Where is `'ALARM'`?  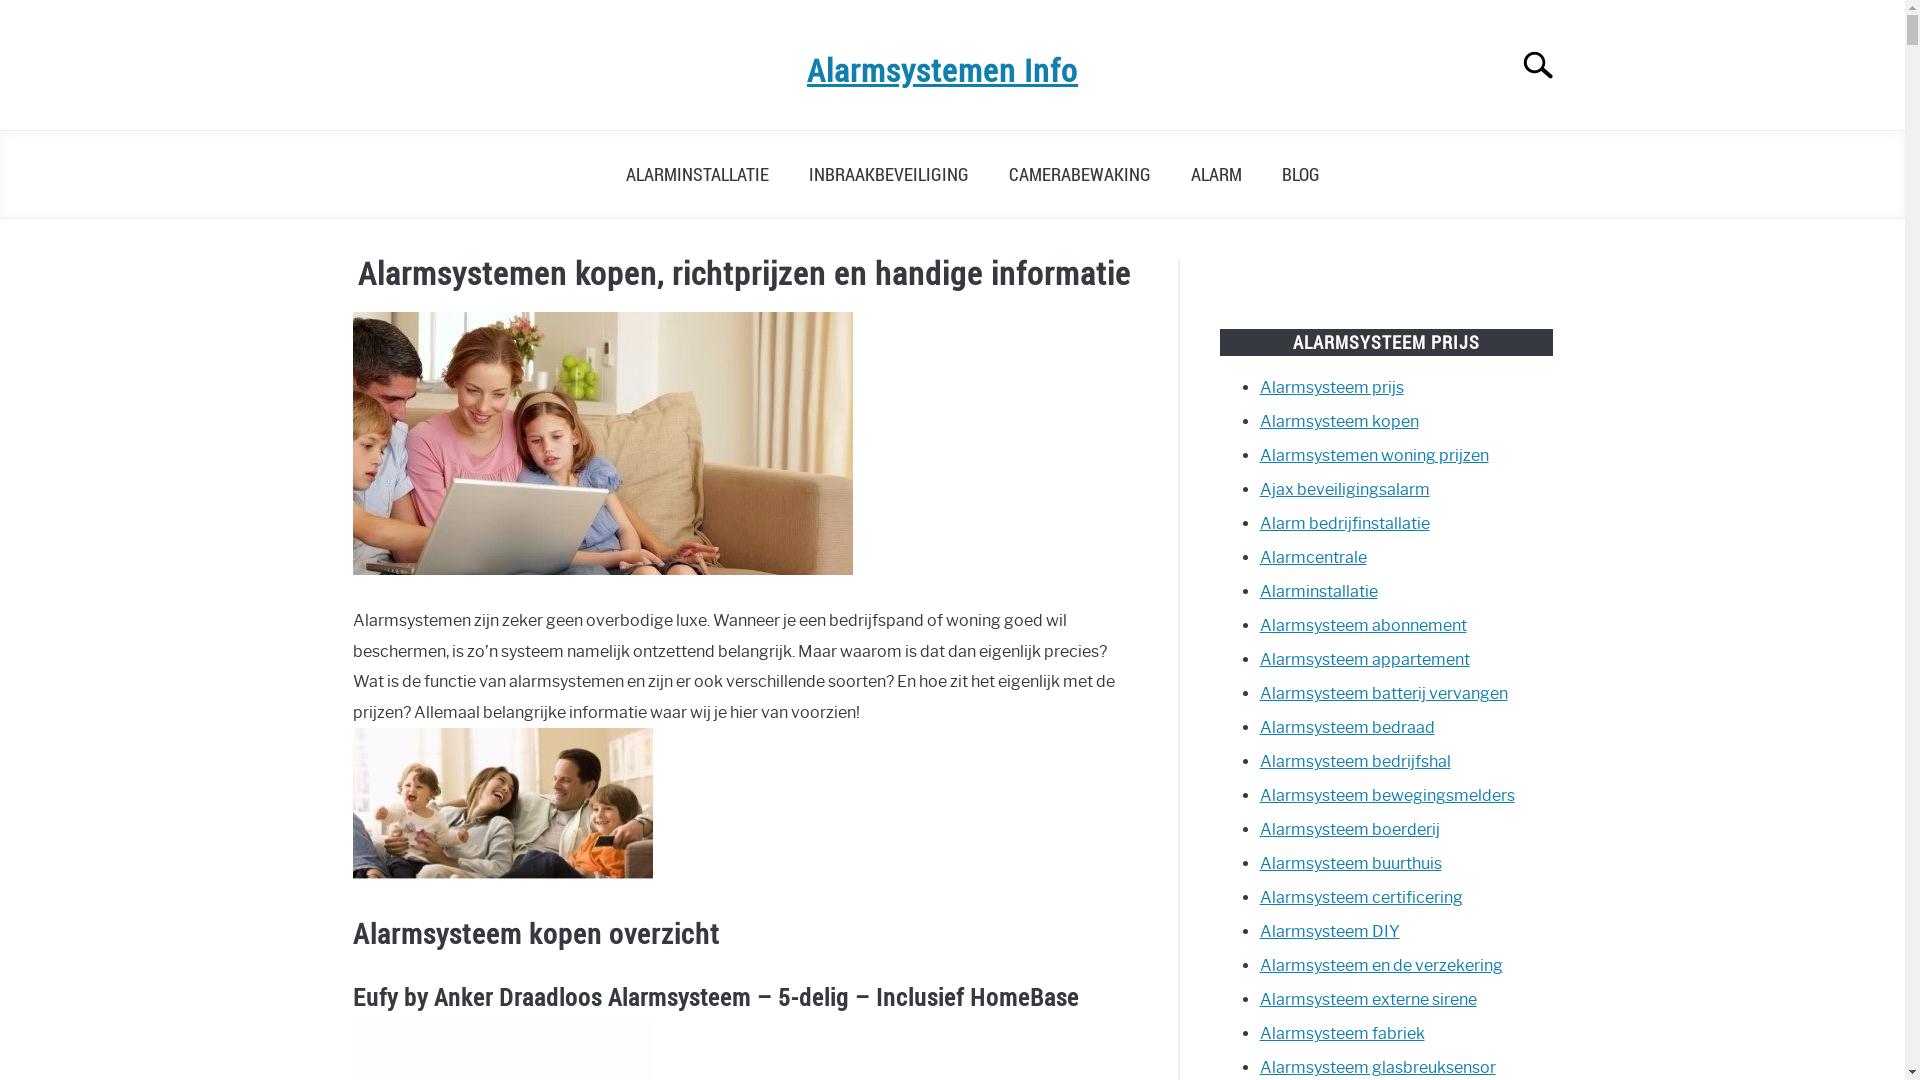 'ALARM' is located at coordinates (1214, 173).